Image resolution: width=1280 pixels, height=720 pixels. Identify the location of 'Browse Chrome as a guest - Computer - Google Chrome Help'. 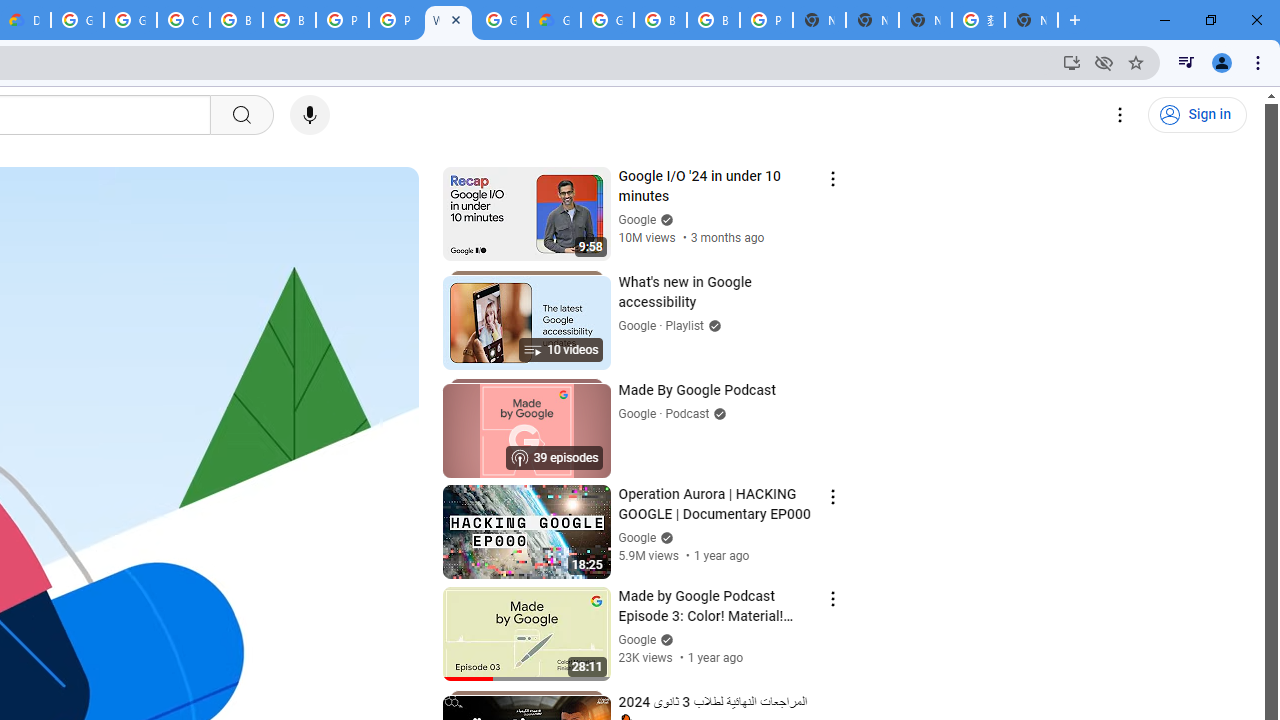
(660, 20).